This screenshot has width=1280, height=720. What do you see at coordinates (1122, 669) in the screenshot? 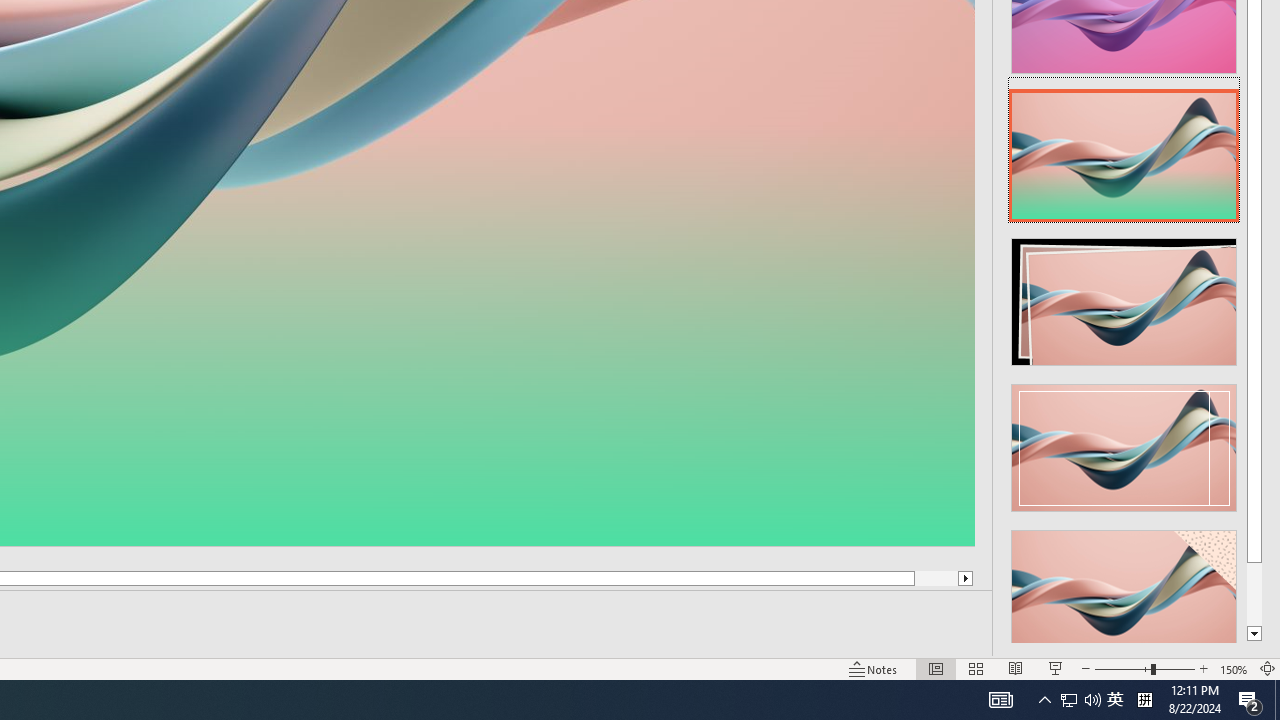
I see `'Zoom Out'` at bounding box center [1122, 669].